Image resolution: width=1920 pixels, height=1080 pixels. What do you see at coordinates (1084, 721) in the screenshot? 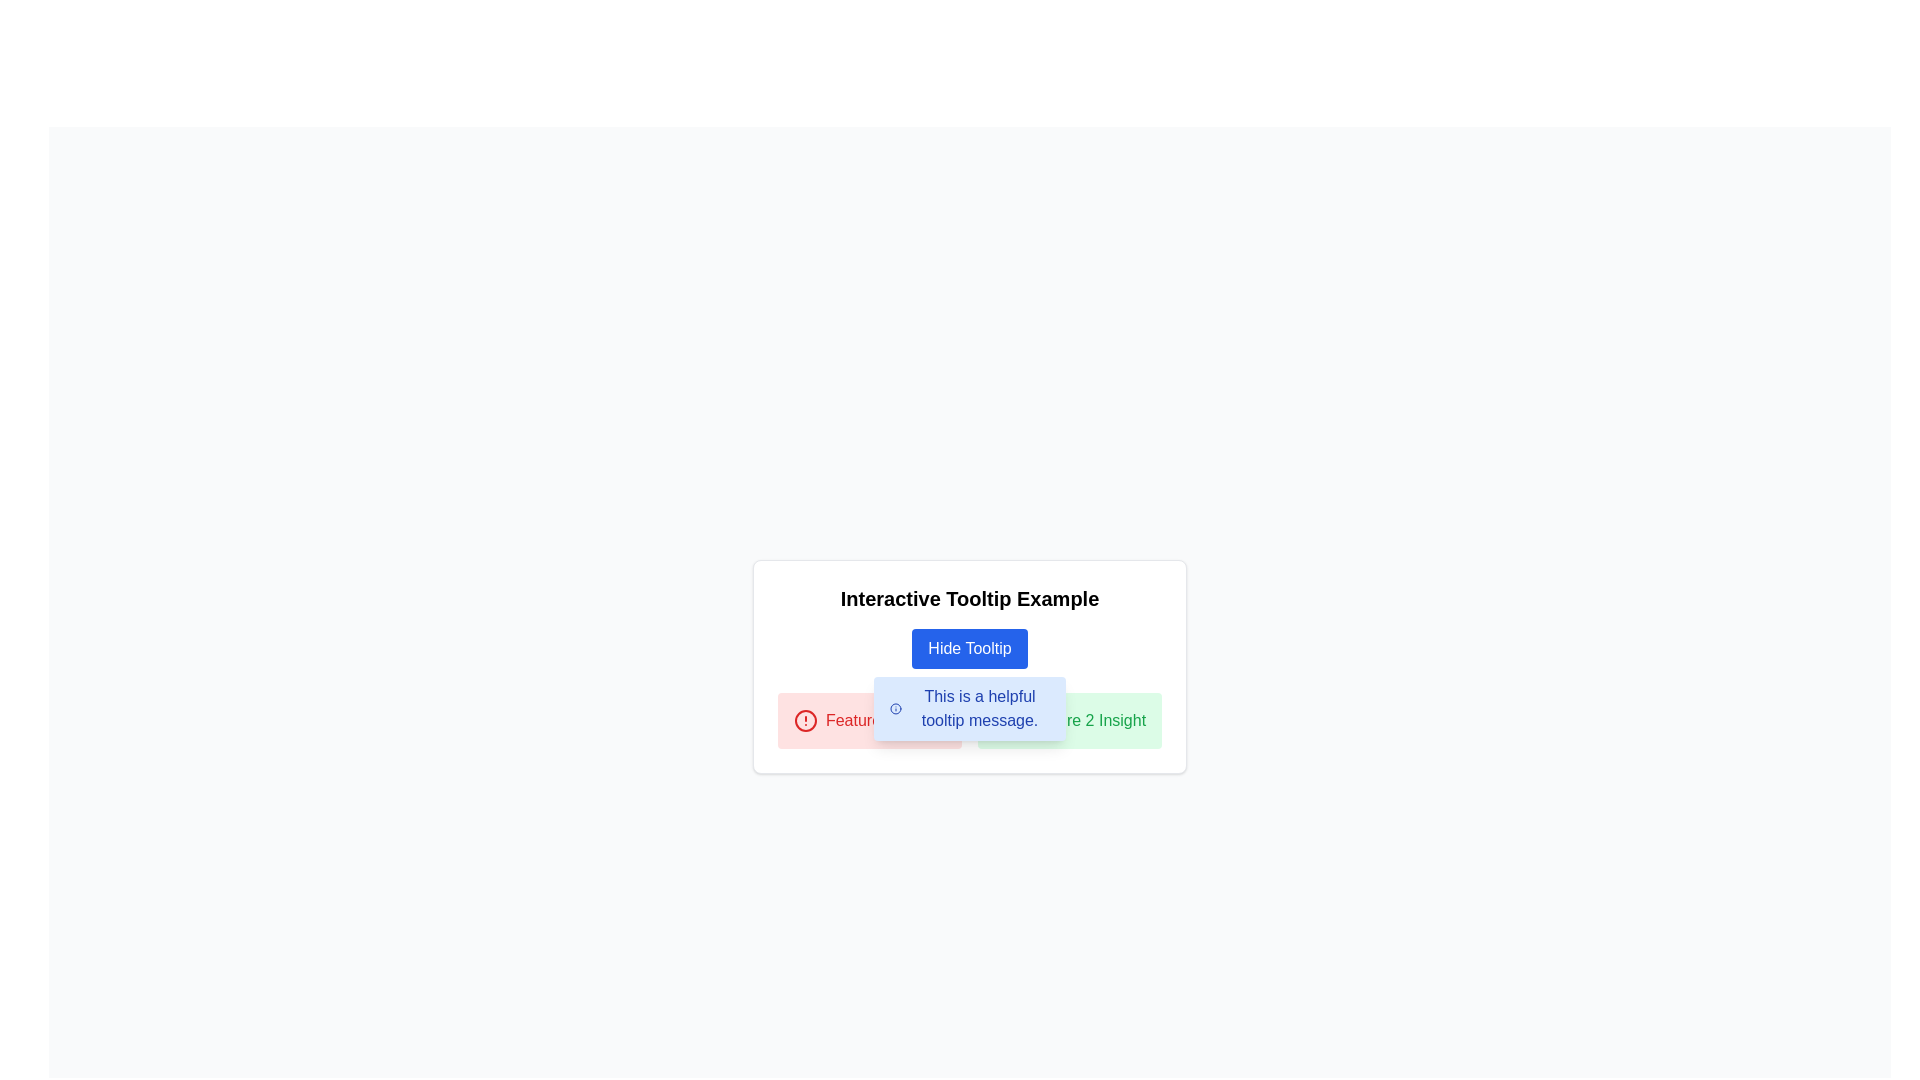
I see `the green-styled text label reading 'Feature 2 Insight', located between a tooltip and a larger blue button` at bounding box center [1084, 721].